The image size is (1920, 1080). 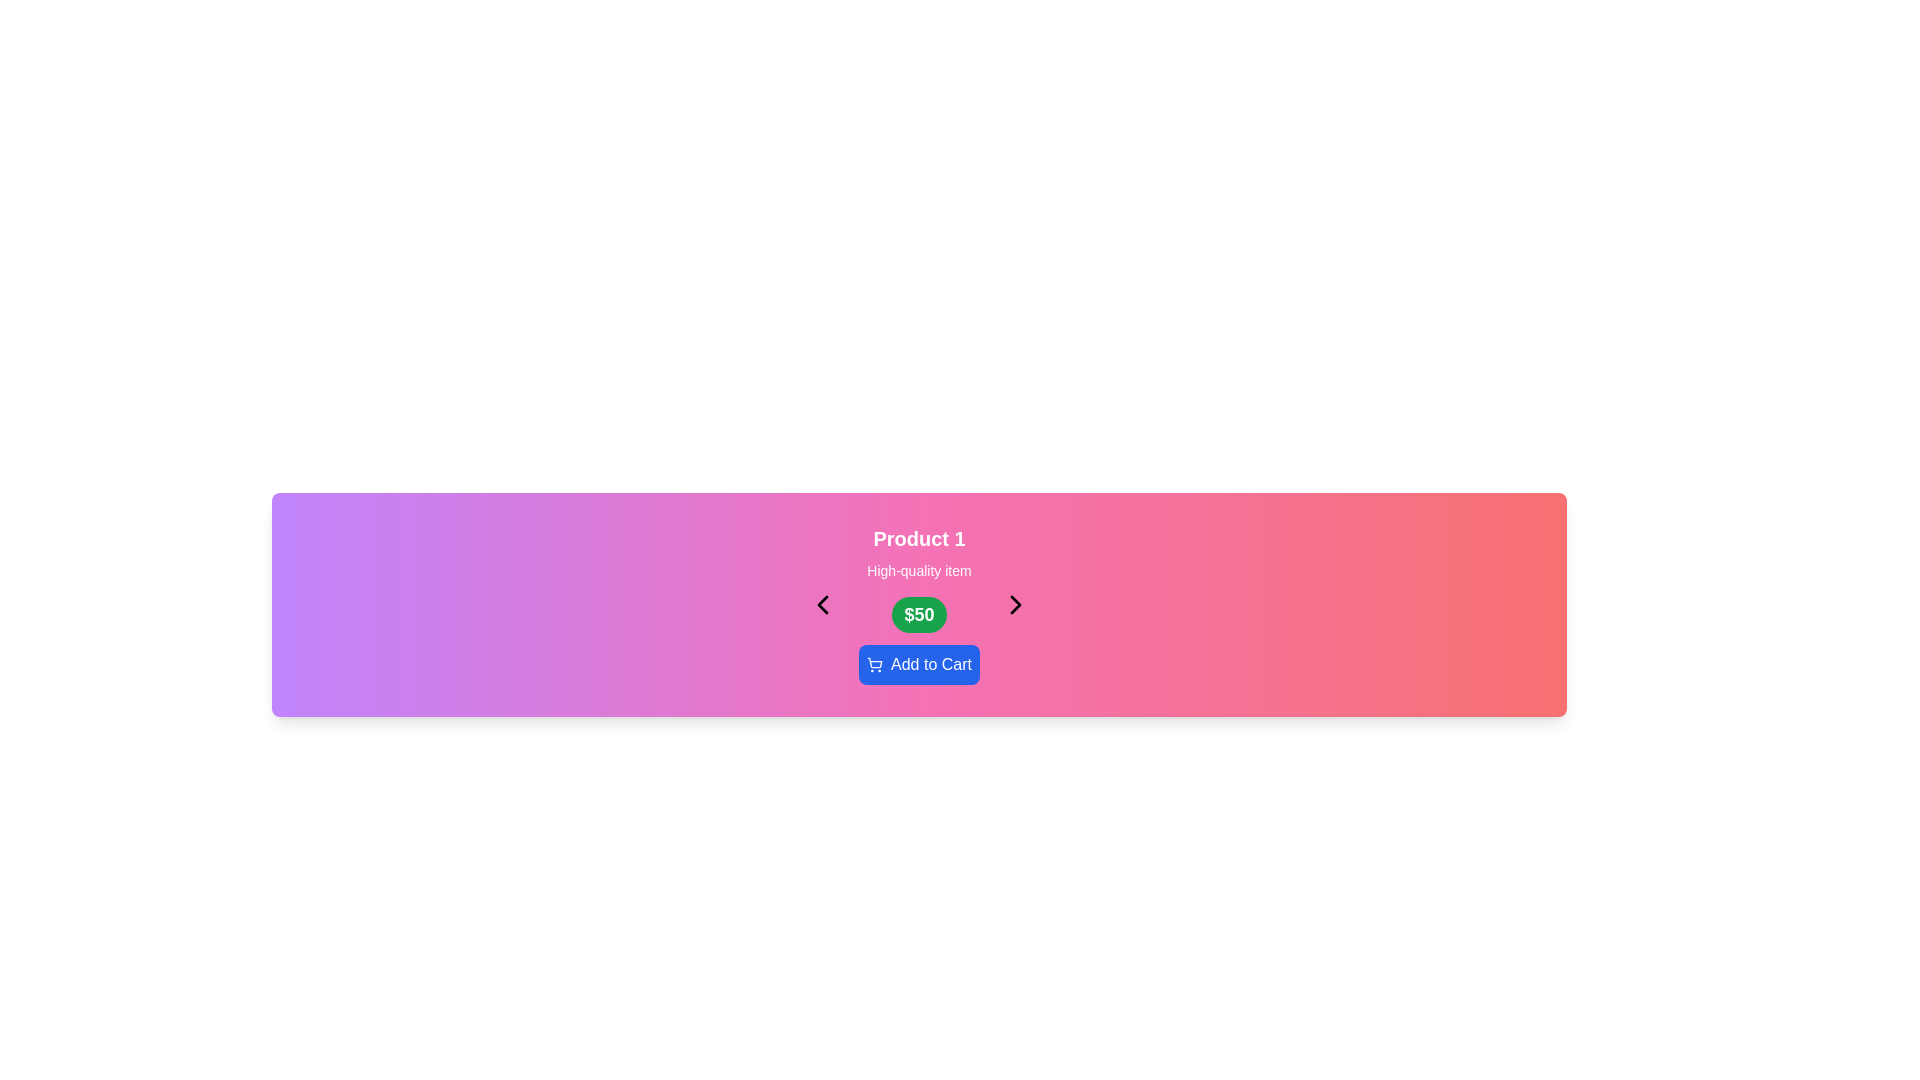 I want to click on the left arrow SVG element, so click(x=823, y=604).